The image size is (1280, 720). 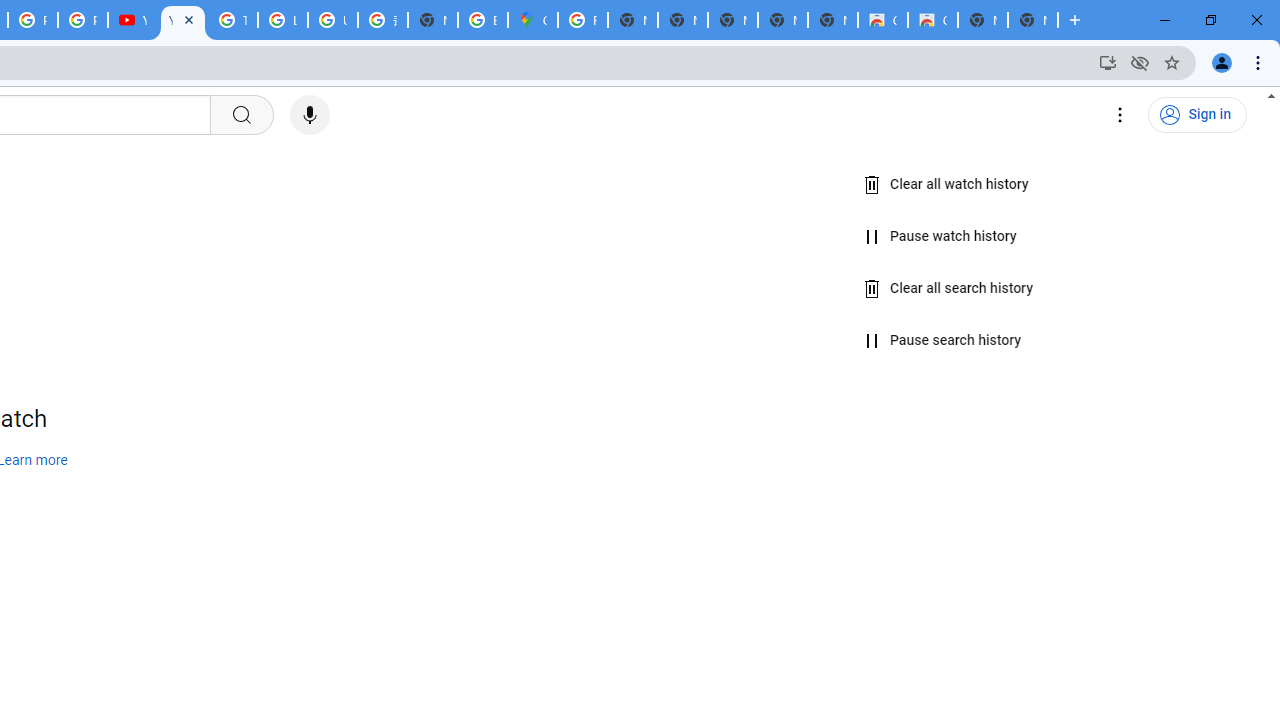 I want to click on 'Clear all watch history', so click(x=946, y=185).